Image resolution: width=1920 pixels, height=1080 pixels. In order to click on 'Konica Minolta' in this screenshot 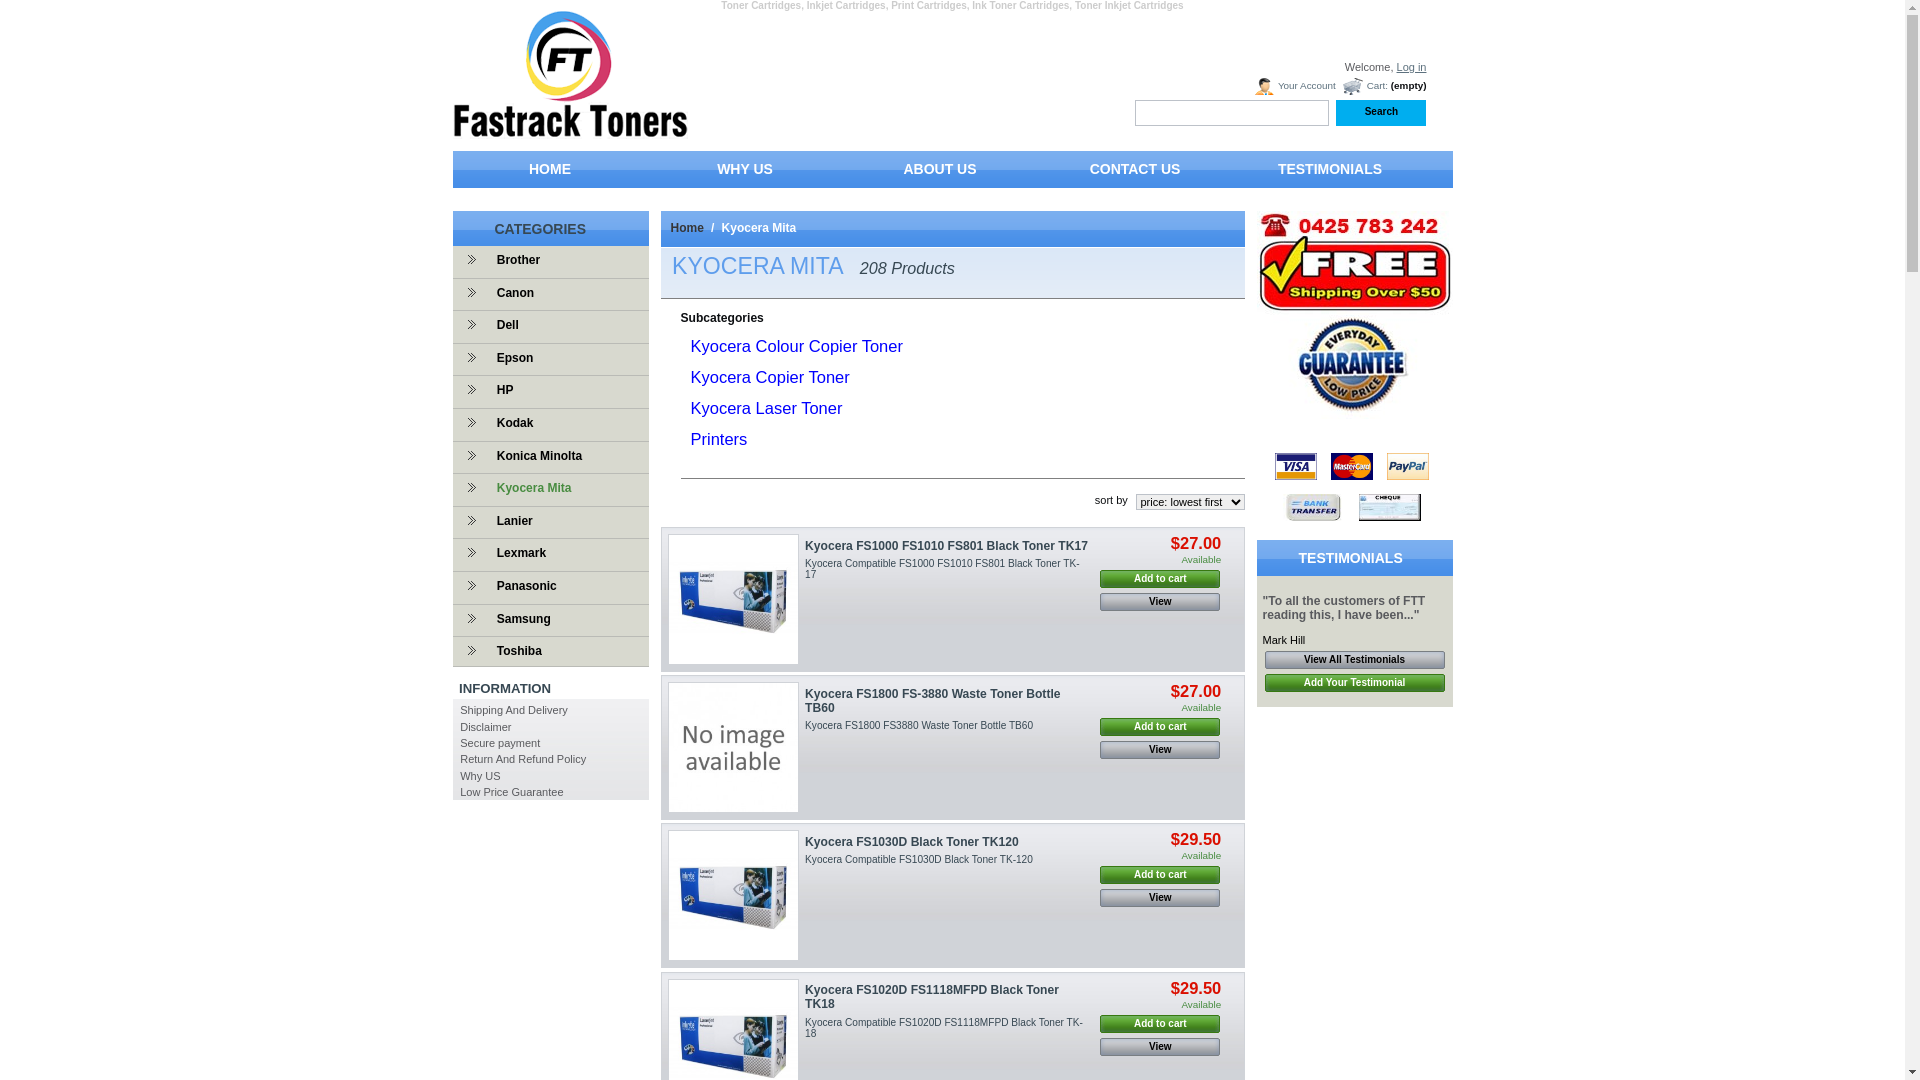, I will do `click(534, 455)`.